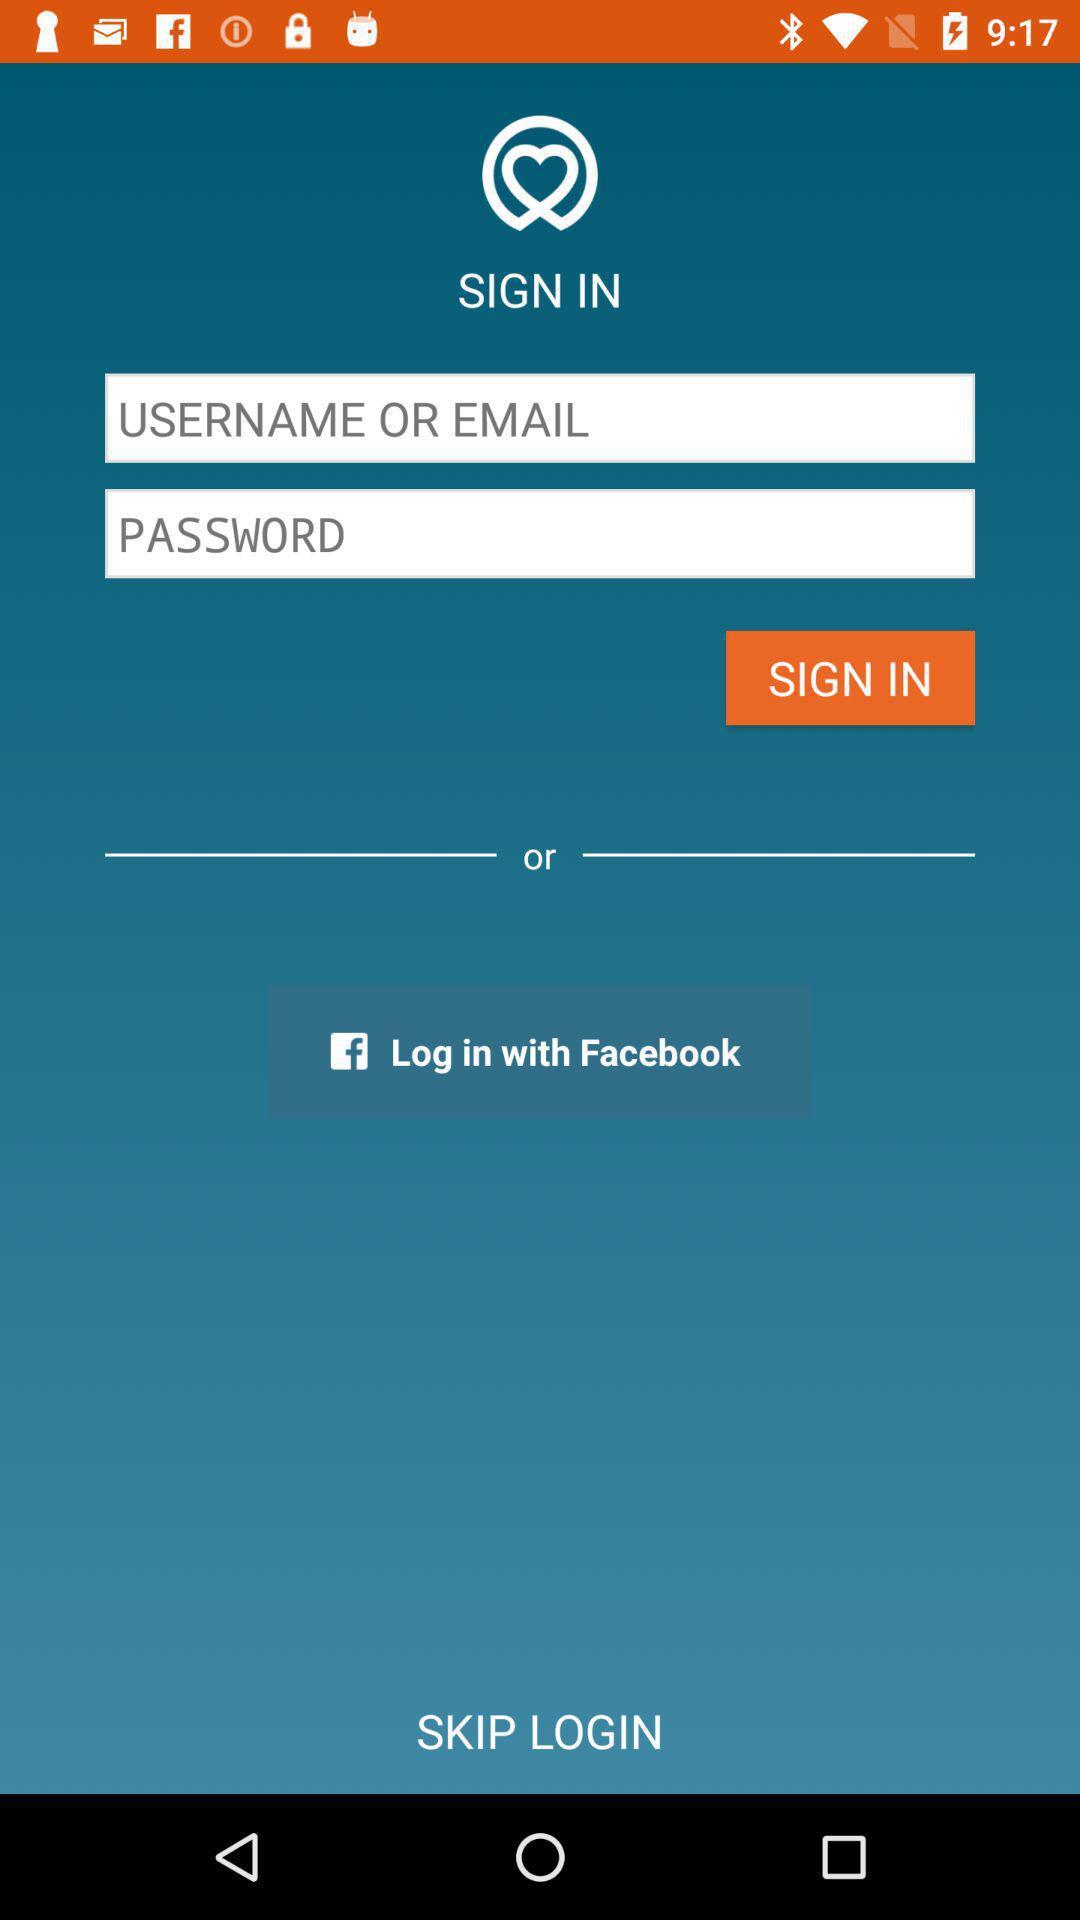 The height and width of the screenshot is (1920, 1080). What do you see at coordinates (540, 417) in the screenshot?
I see `item below sign in` at bounding box center [540, 417].